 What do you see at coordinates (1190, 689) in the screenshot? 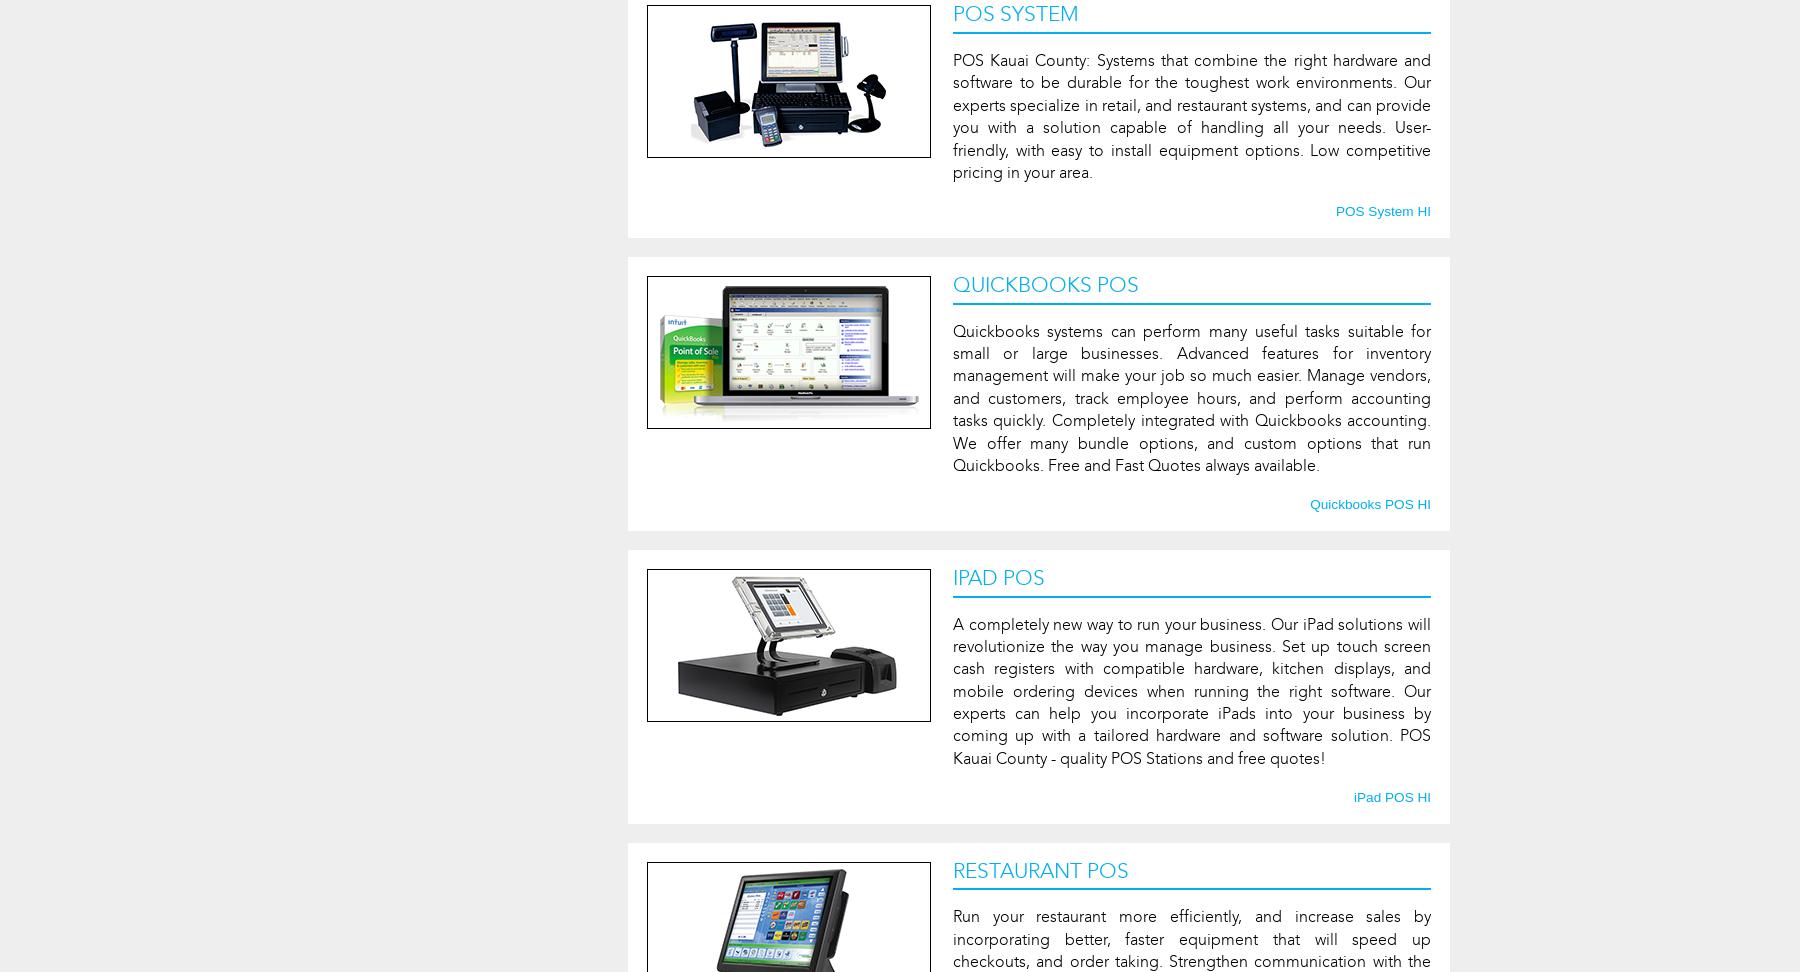
I see `'A completely new way to run your business. Our iPad solutions will revolutionize the way you manage business. Set up touch screen cash registers with compatible hardware, kitchen displays, and mobile ordering devices when running the right software. Our experts can help you incorporate iPads into your business by coming up with a tailored hardware and software solution. POS Kauai County - quality POS Stations and free quotes!'` at bounding box center [1190, 689].